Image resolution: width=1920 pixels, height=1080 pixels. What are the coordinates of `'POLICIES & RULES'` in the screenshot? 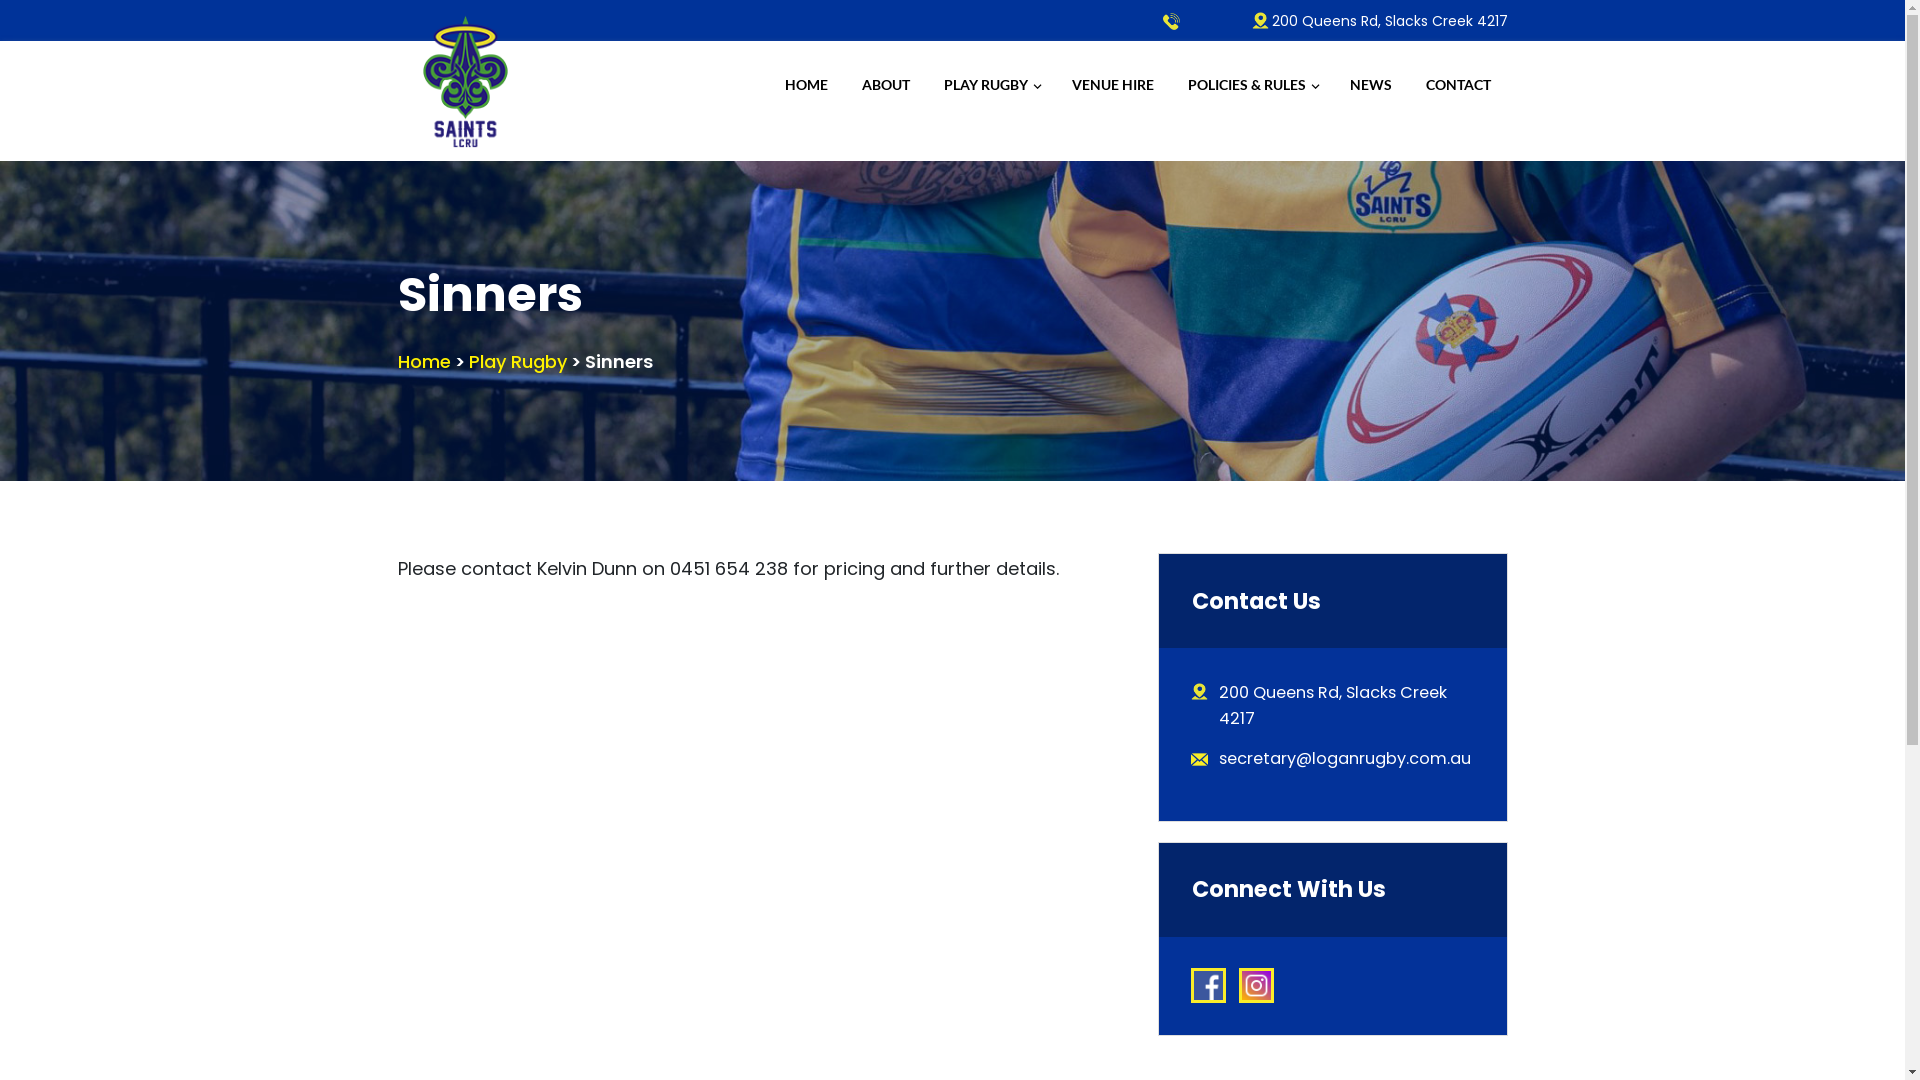 It's located at (1250, 83).